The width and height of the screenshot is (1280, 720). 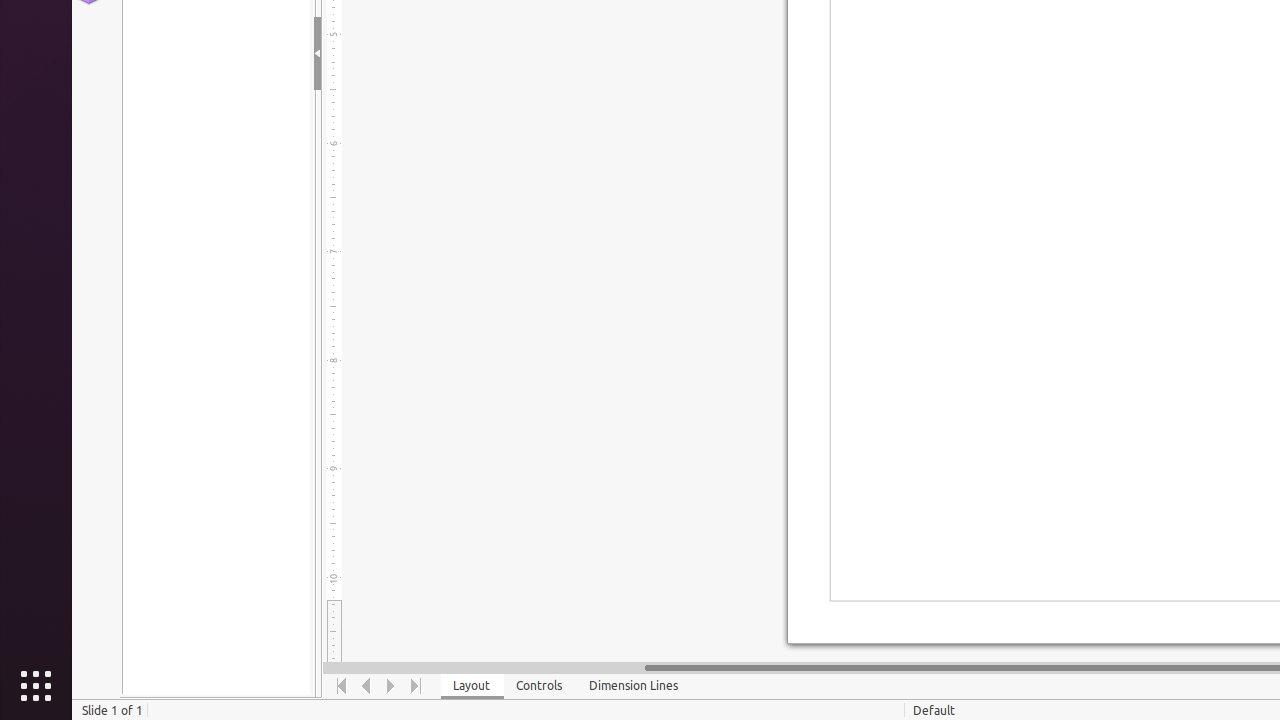 I want to click on 'Layout', so click(x=471, y=685).